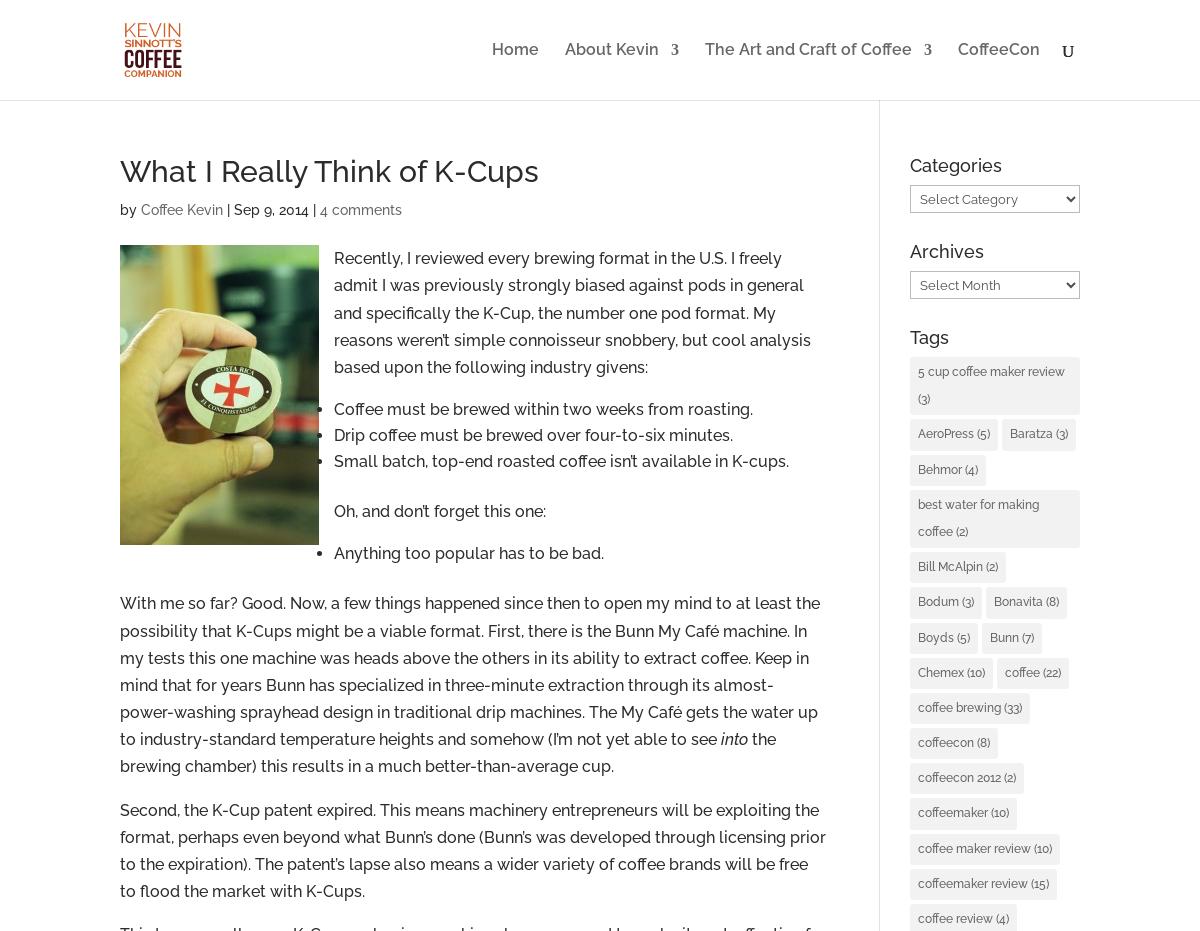 The image size is (1200, 931). What do you see at coordinates (1049, 670) in the screenshot?
I see `'(22)'` at bounding box center [1049, 670].